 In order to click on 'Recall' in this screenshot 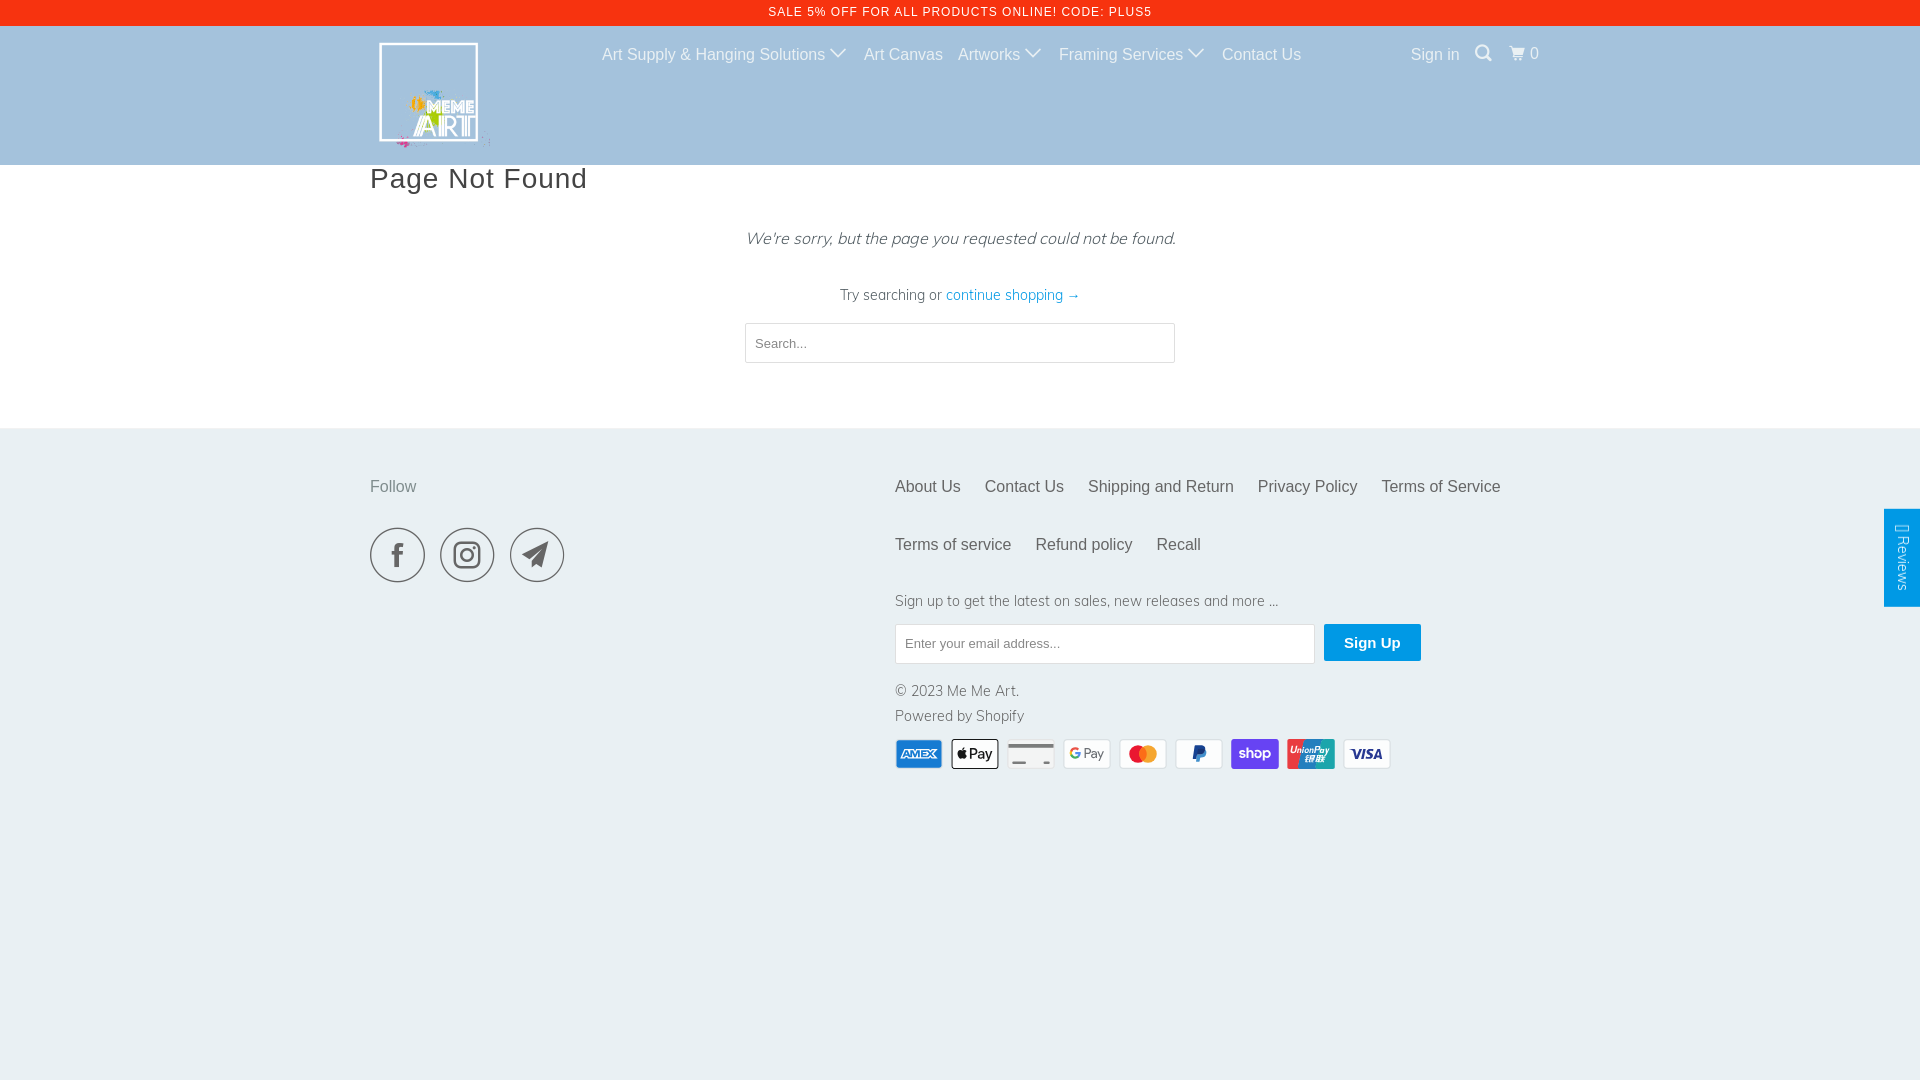, I will do `click(1156, 544)`.